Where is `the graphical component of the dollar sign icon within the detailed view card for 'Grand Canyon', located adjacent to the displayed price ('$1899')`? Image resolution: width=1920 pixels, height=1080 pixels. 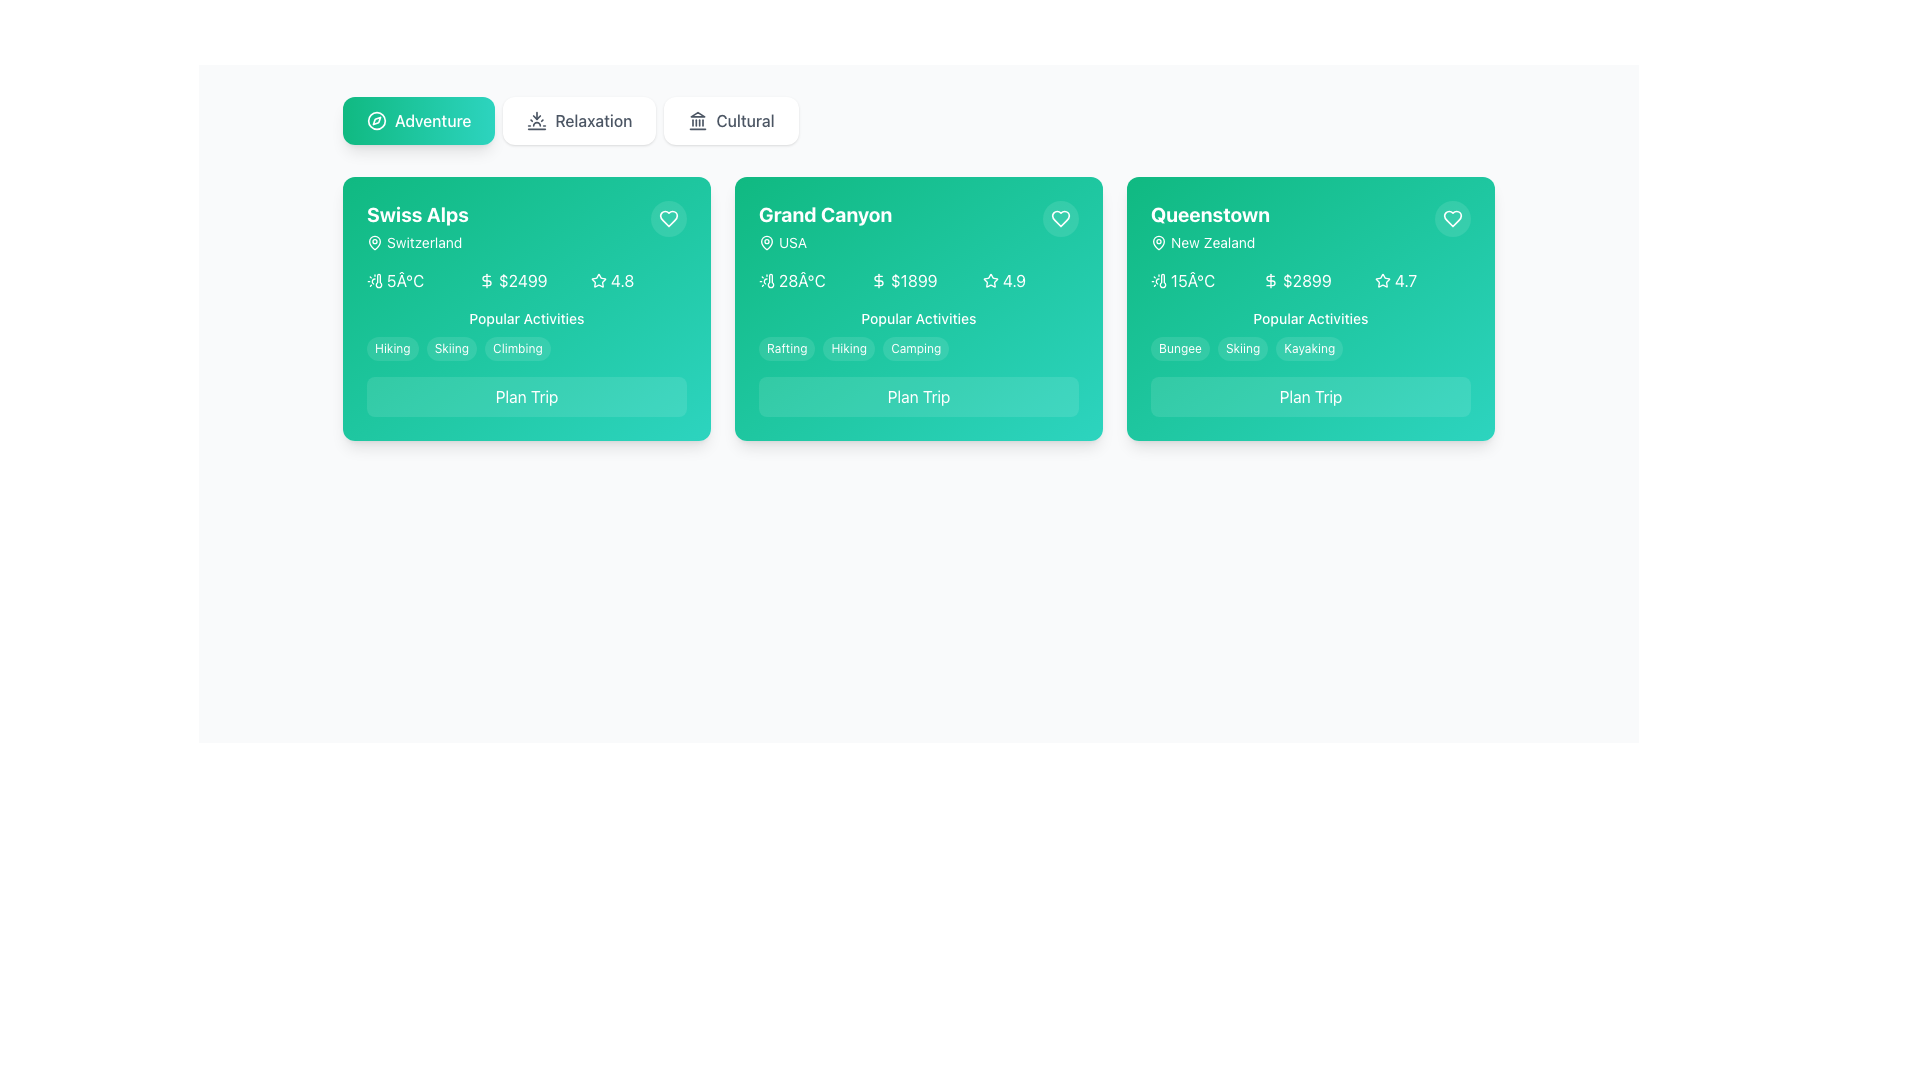 the graphical component of the dollar sign icon within the detailed view card for 'Grand Canyon', located adjacent to the displayed price ('$1899') is located at coordinates (878, 281).